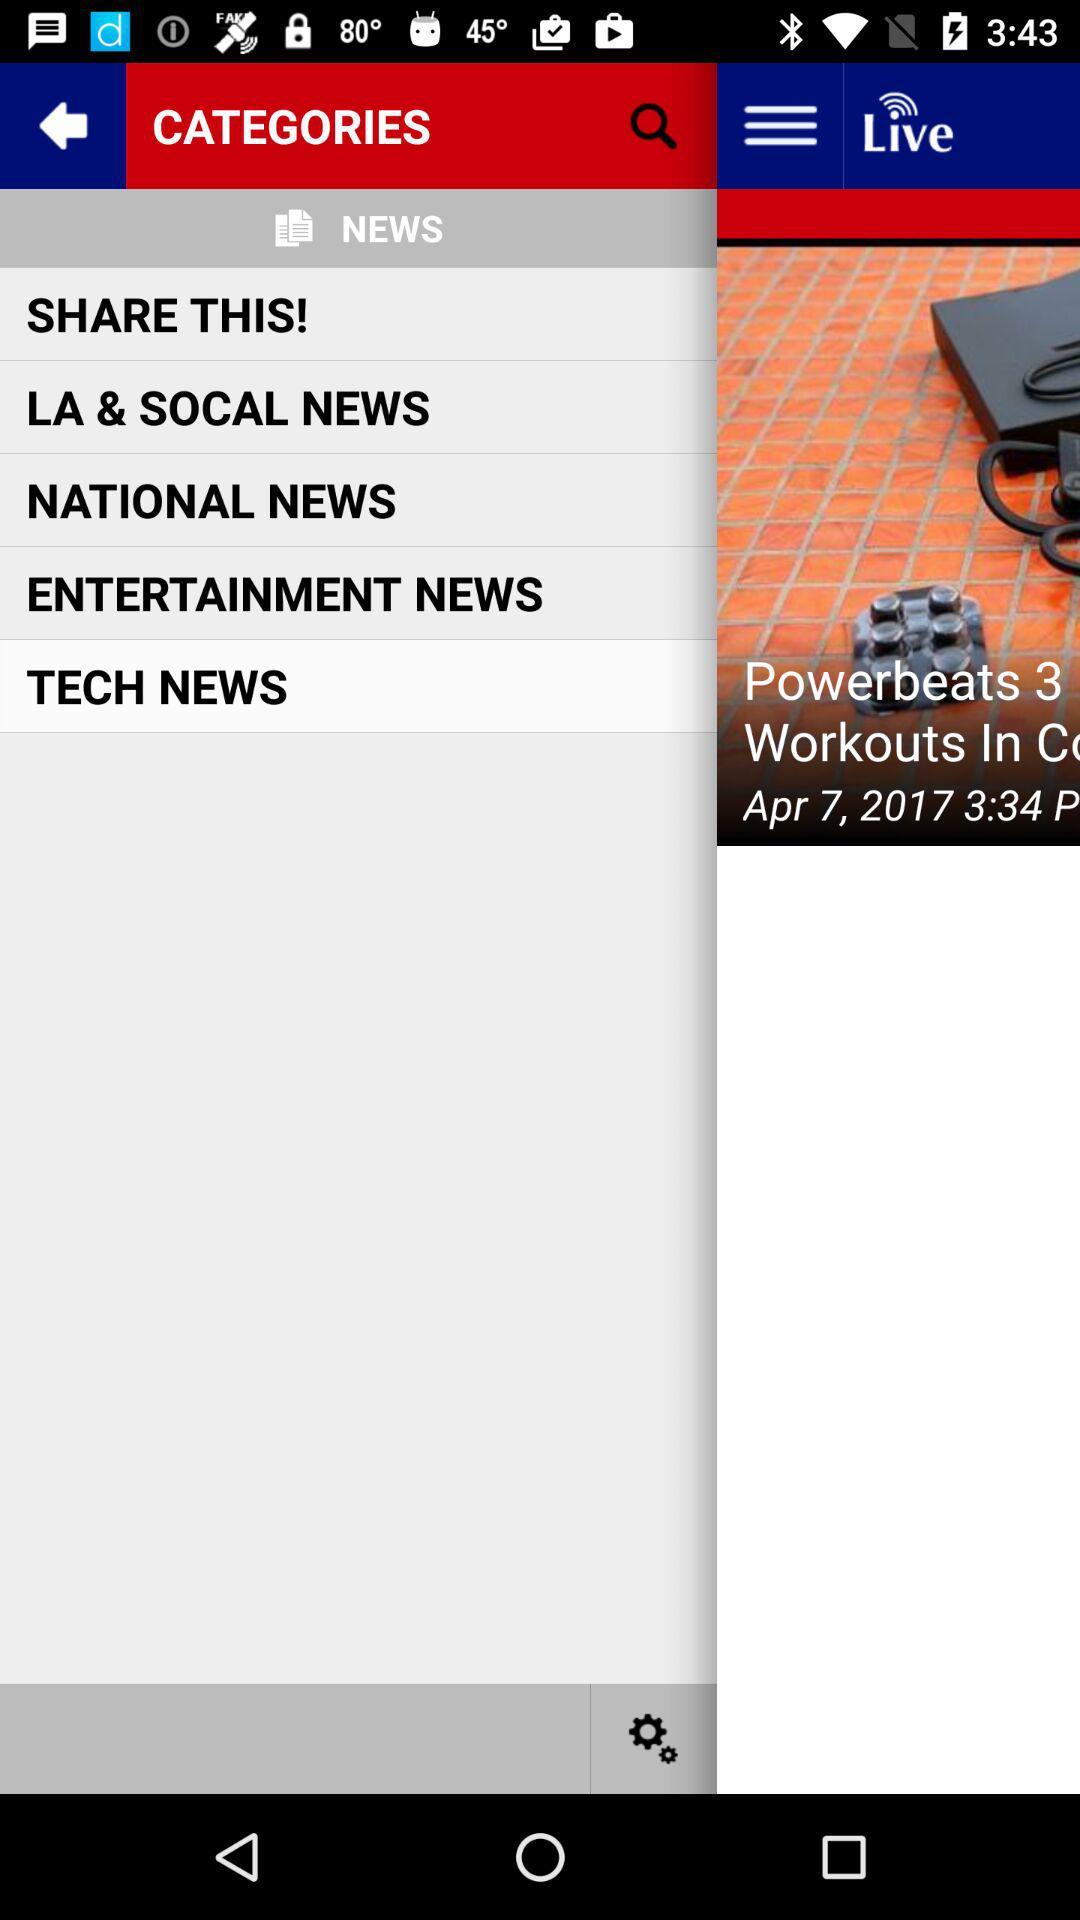 This screenshot has width=1080, height=1920. Describe the element at coordinates (61, 124) in the screenshot. I see `back` at that location.